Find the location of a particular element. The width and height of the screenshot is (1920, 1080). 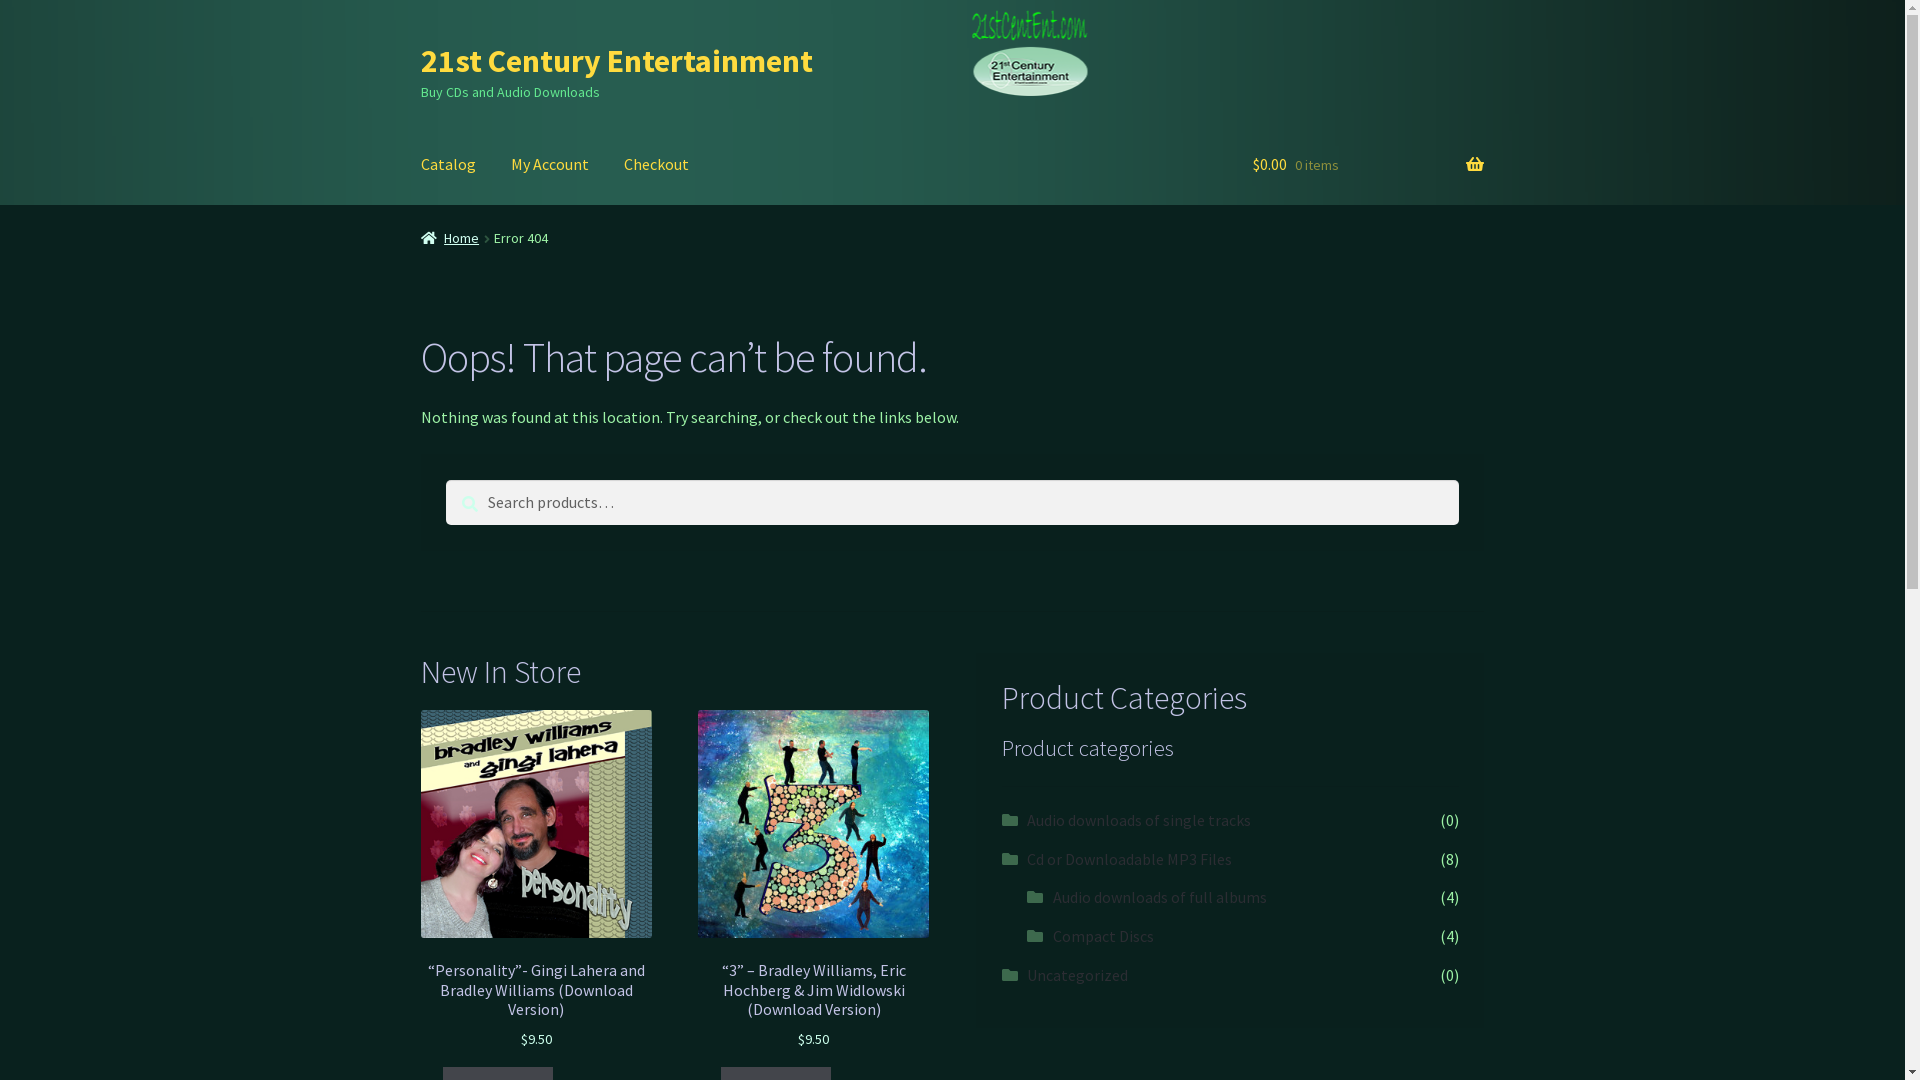

'Checkout' is located at coordinates (656, 164).